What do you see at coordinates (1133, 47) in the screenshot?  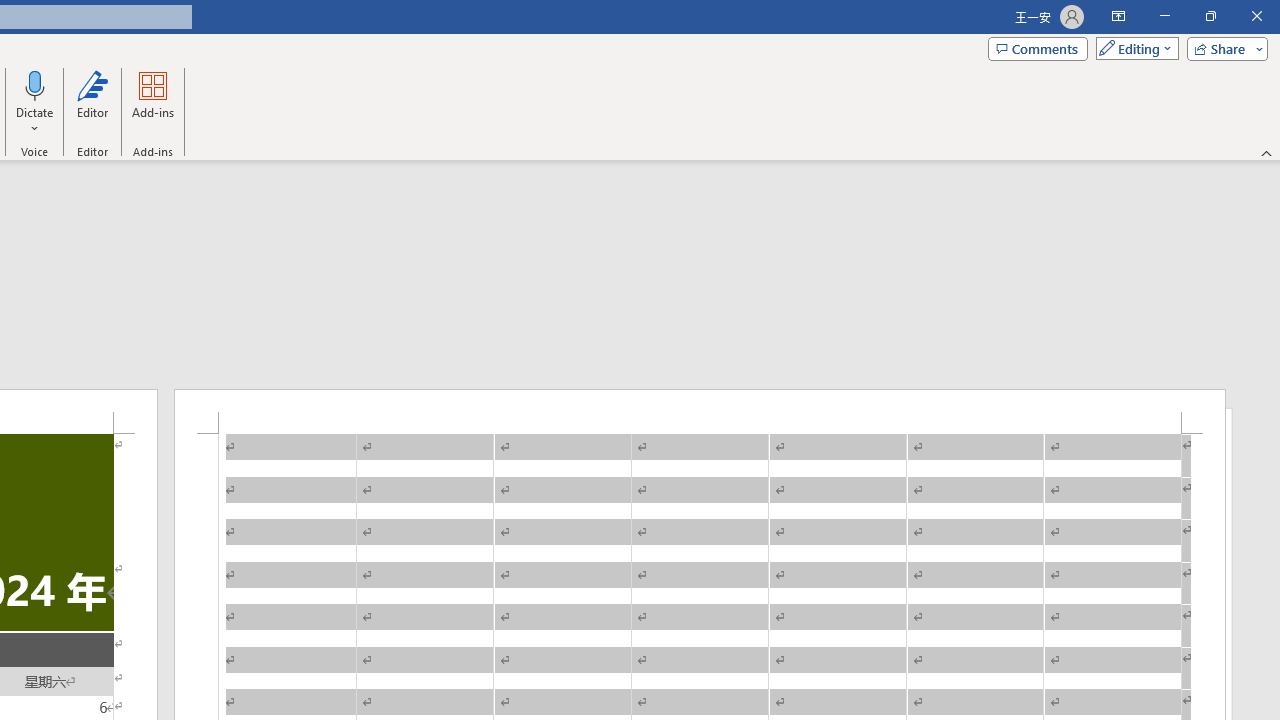 I see `'Mode'` at bounding box center [1133, 47].